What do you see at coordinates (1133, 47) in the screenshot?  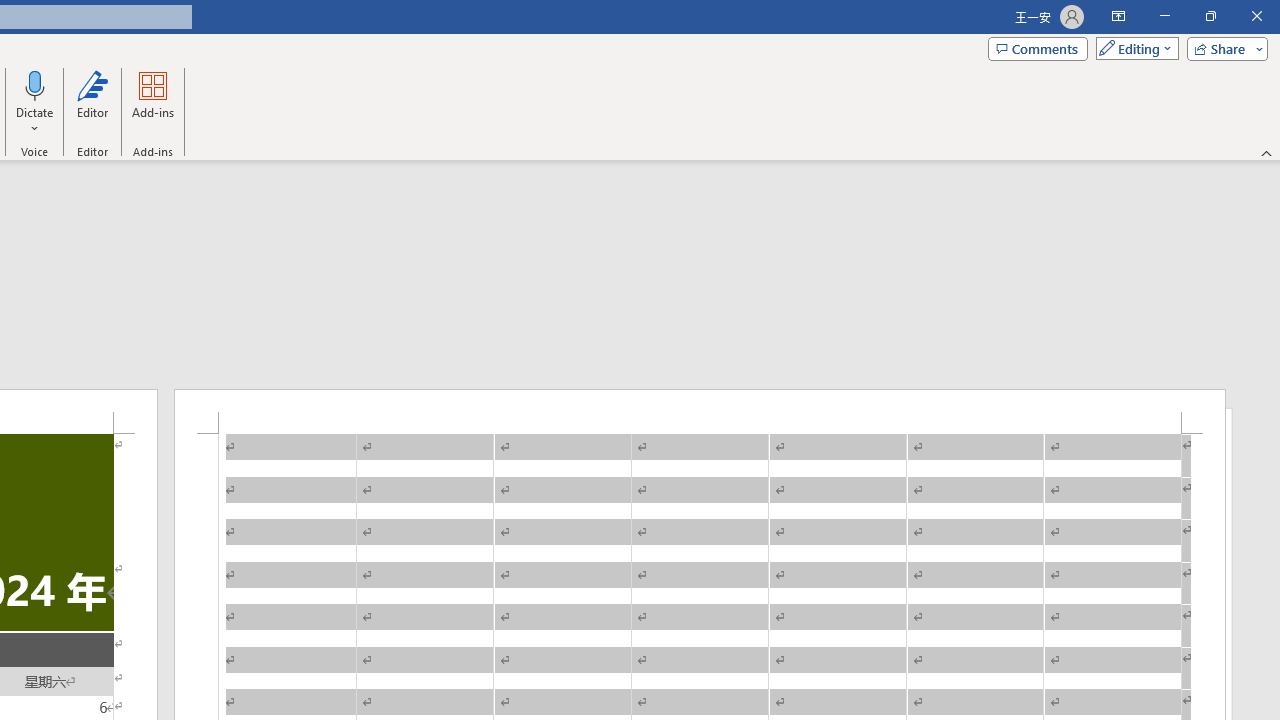 I see `'Mode'` at bounding box center [1133, 47].